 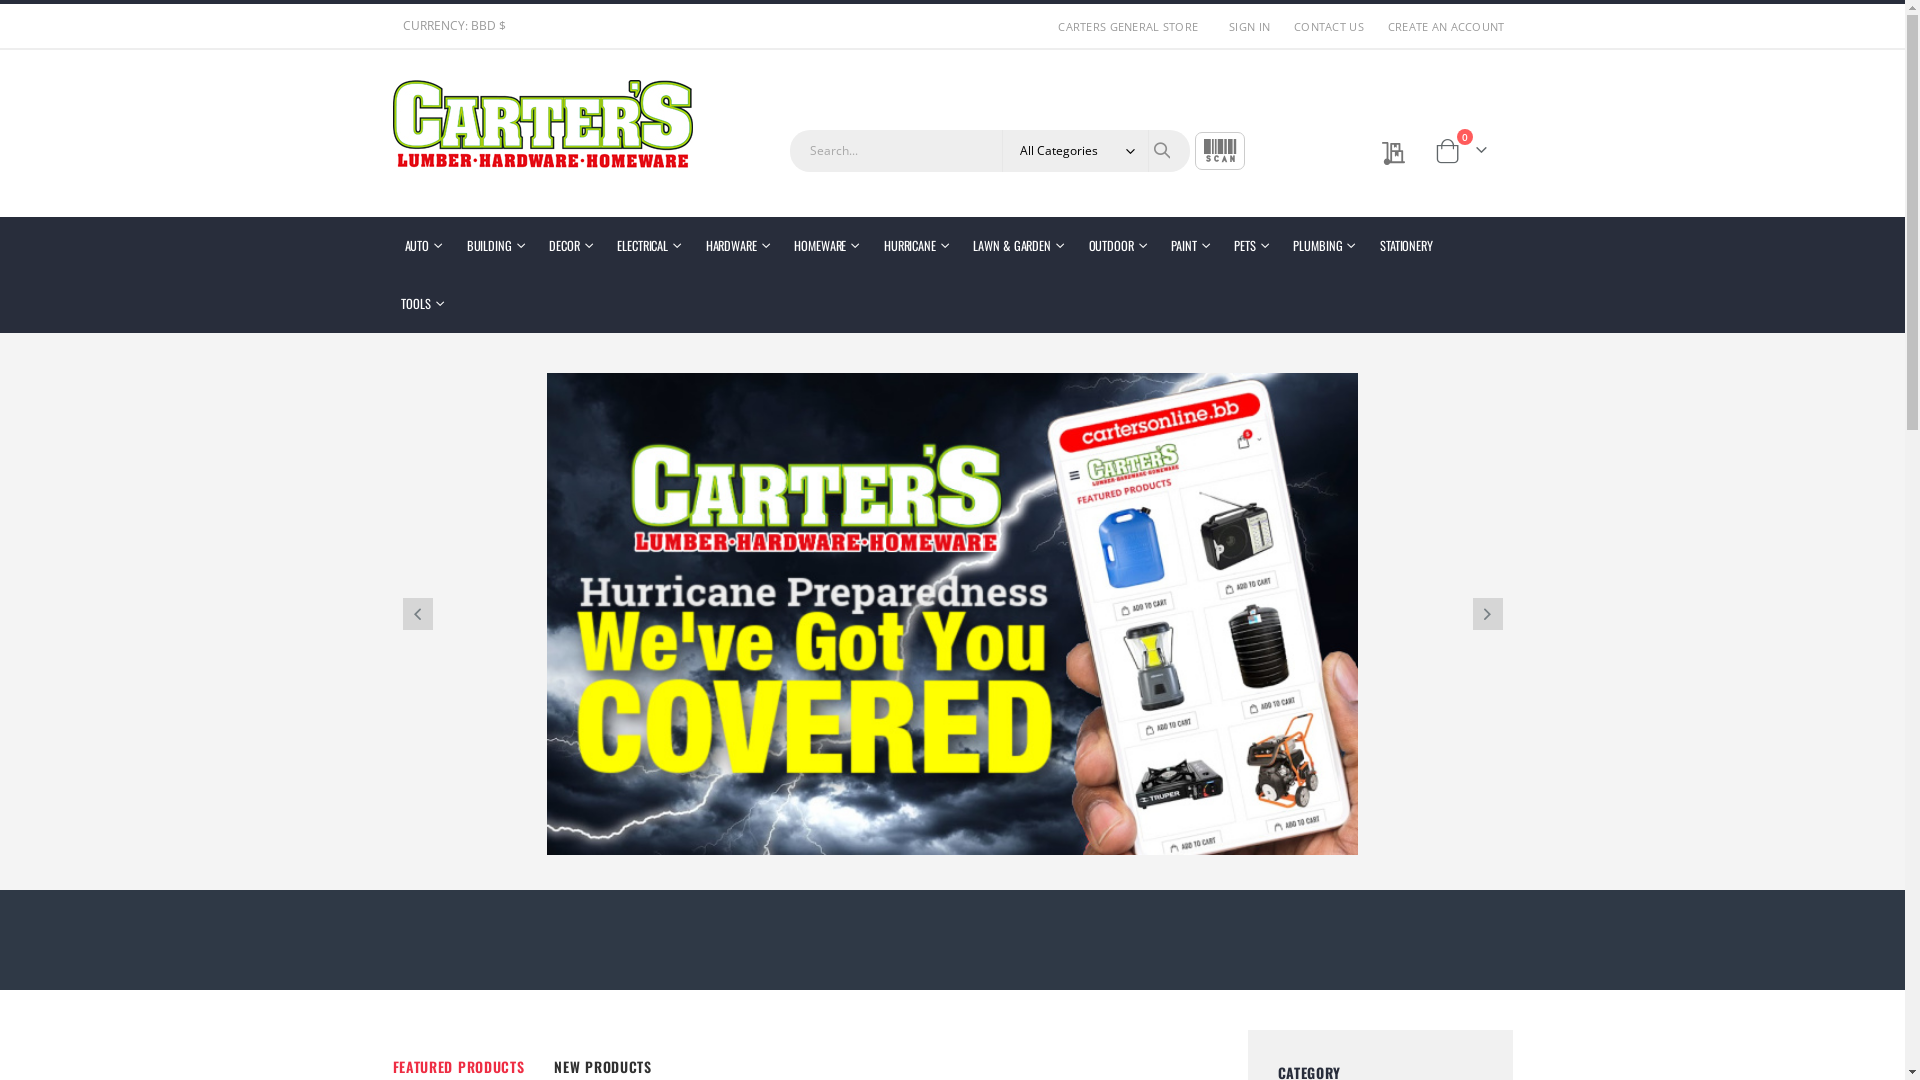 I want to click on 'HARDWARE', so click(x=737, y=245).